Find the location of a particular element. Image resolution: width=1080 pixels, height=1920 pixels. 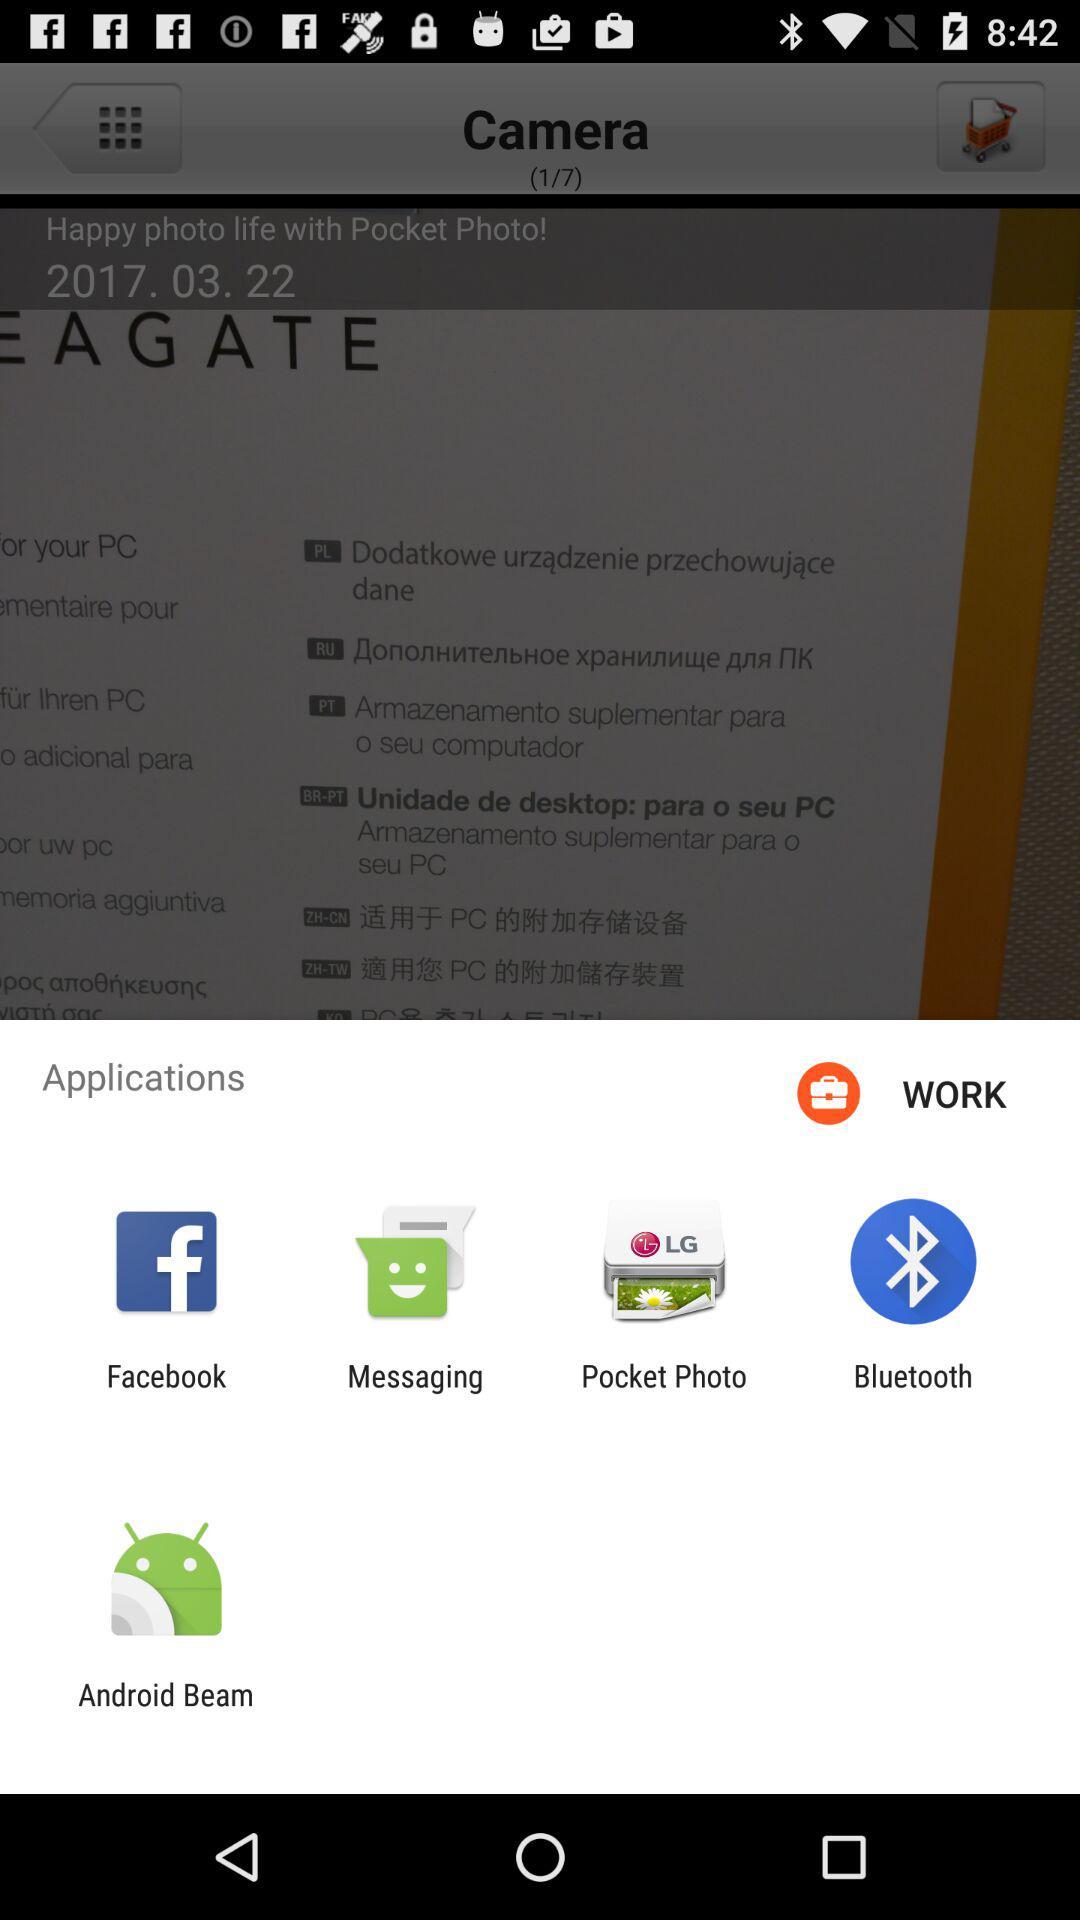

facebook app is located at coordinates (165, 1392).